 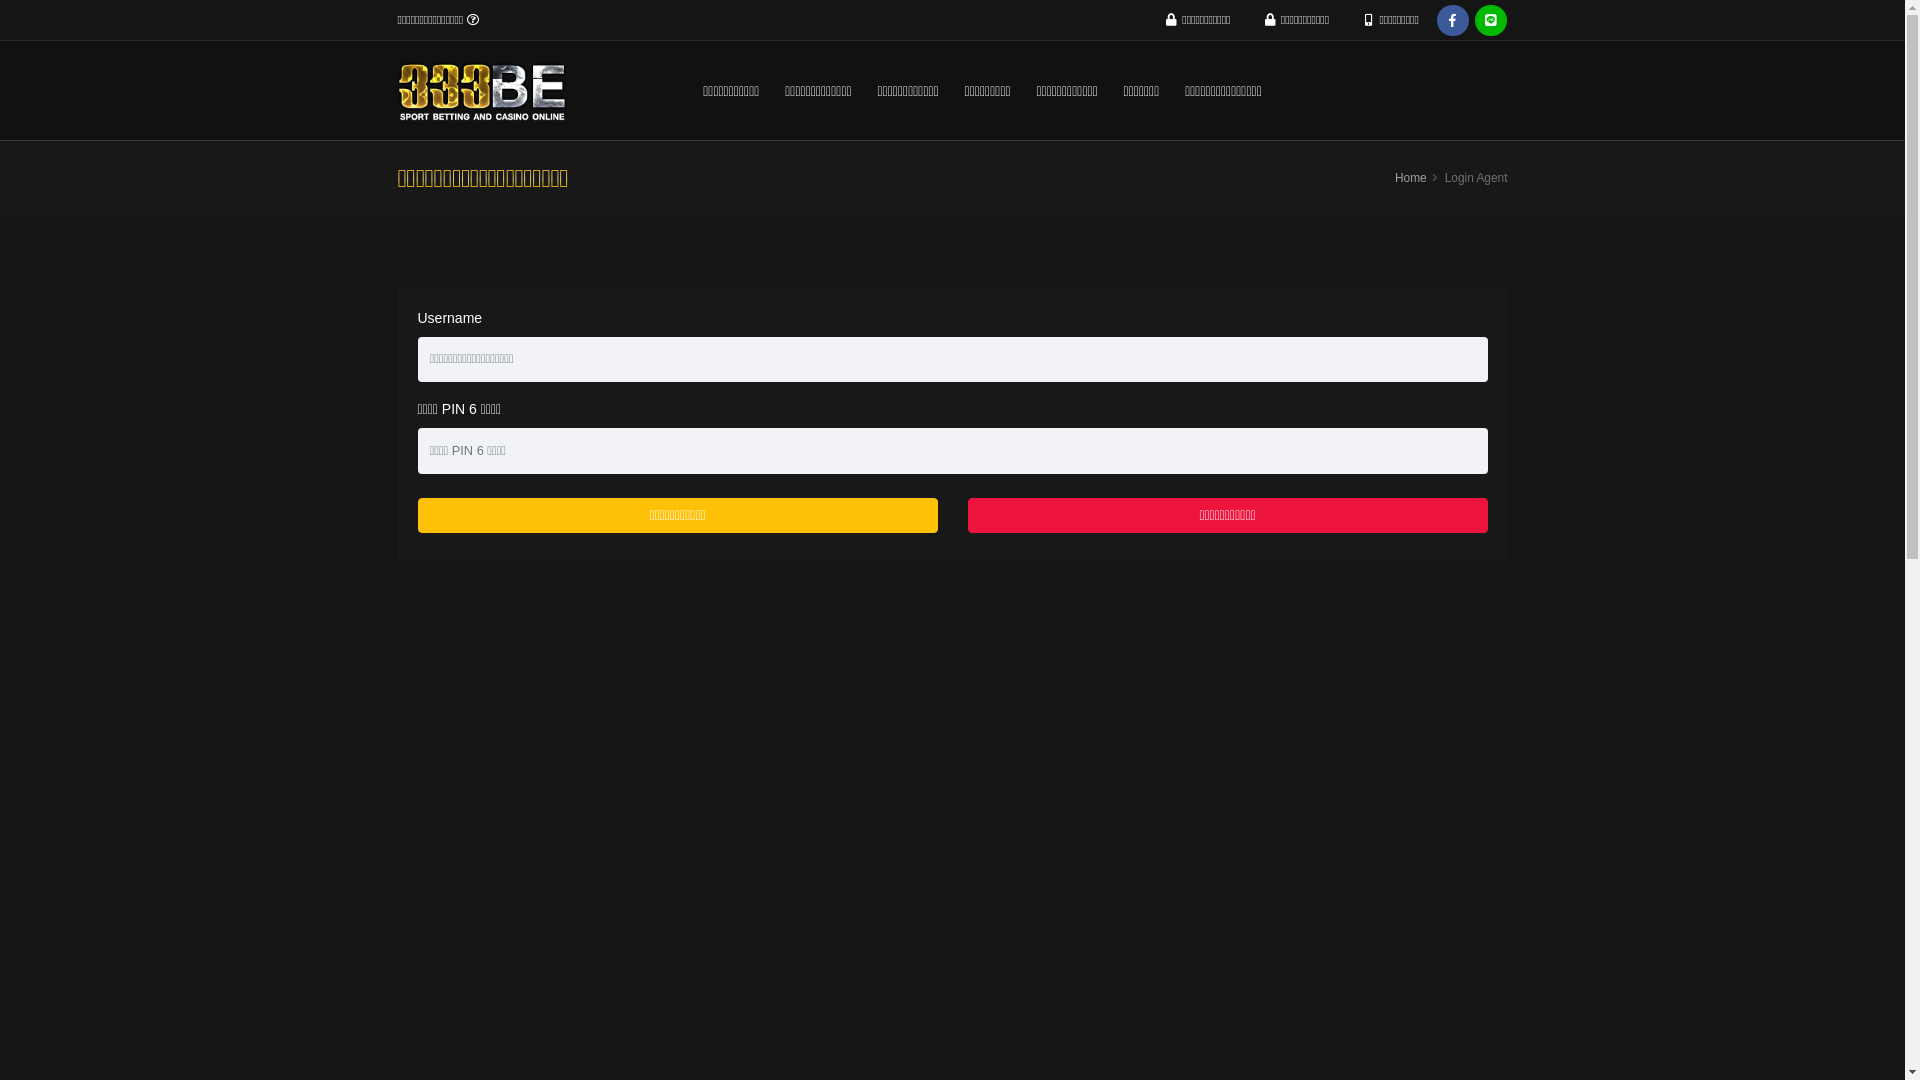 I want to click on 'Home', so click(x=1410, y=176).